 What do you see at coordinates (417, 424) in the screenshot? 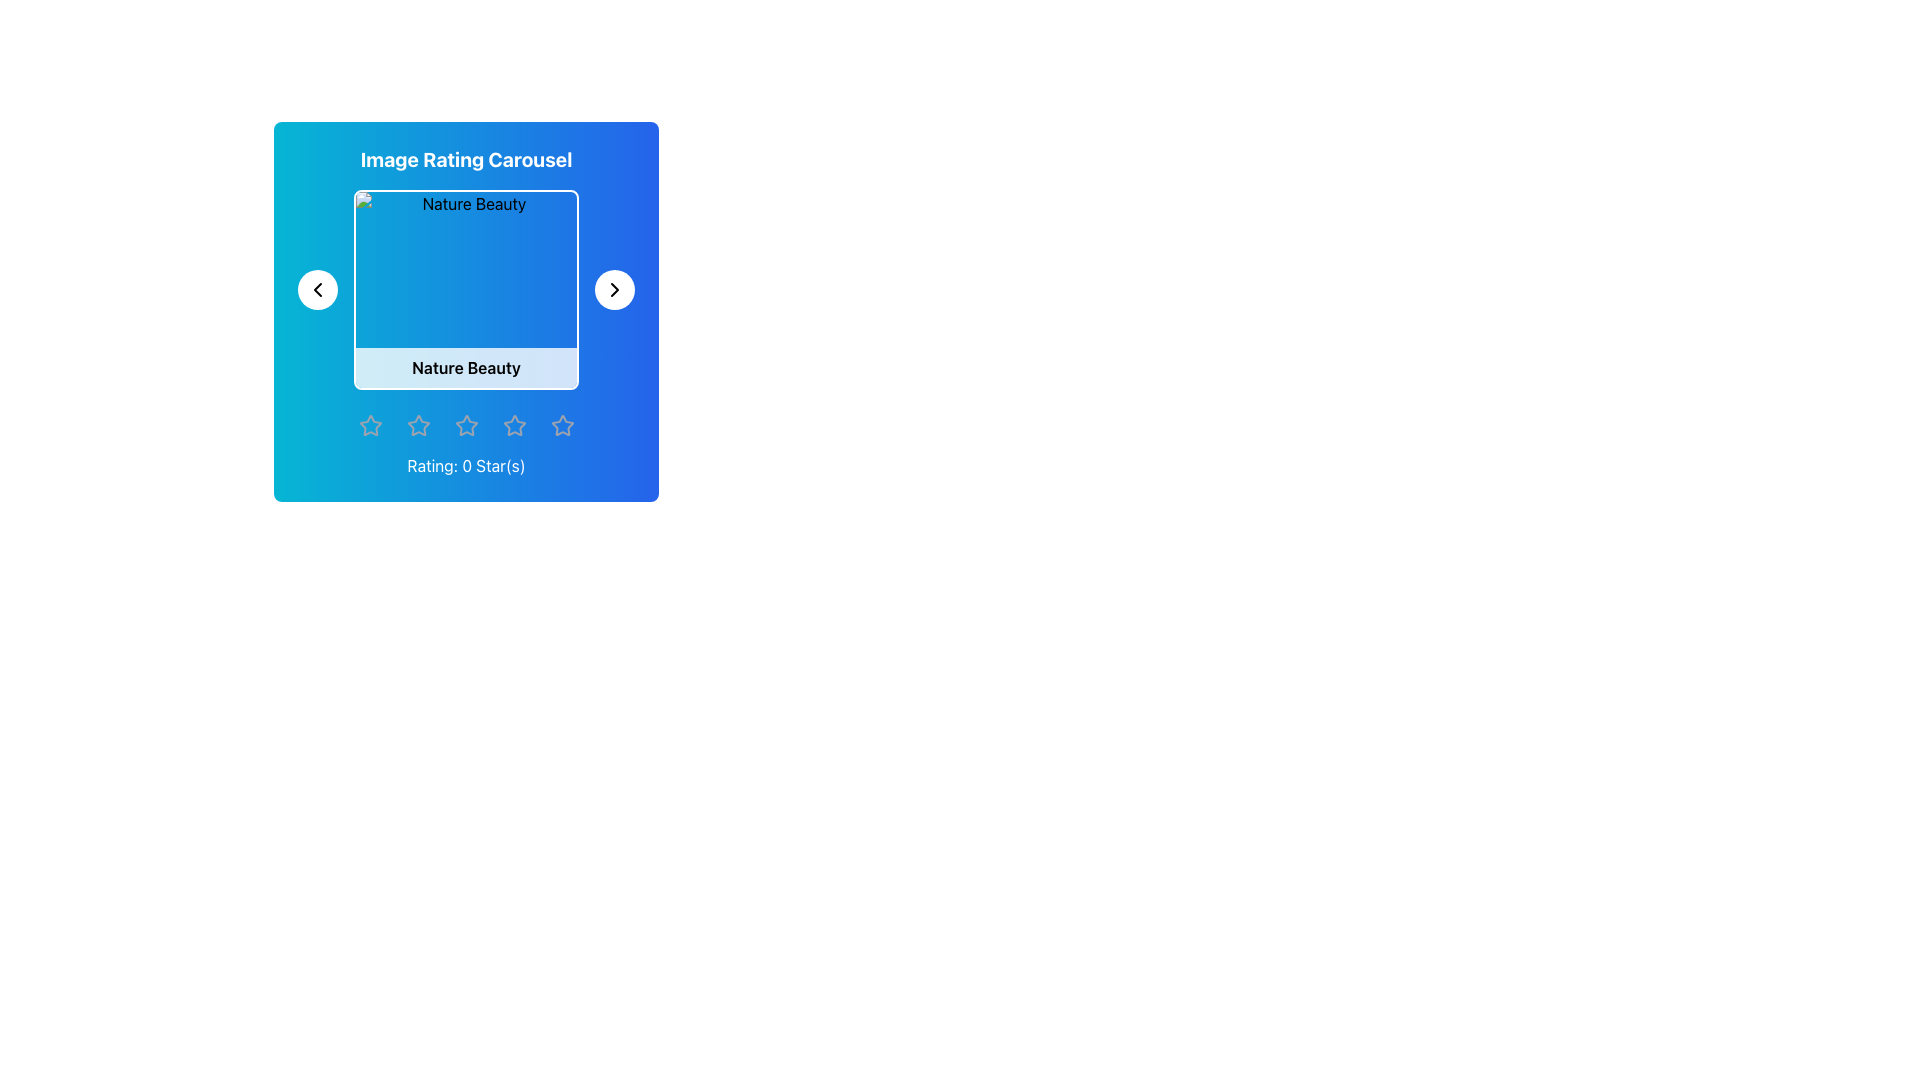
I see `the first star icon in the rating control group under the 'Nature Beauty' image` at bounding box center [417, 424].